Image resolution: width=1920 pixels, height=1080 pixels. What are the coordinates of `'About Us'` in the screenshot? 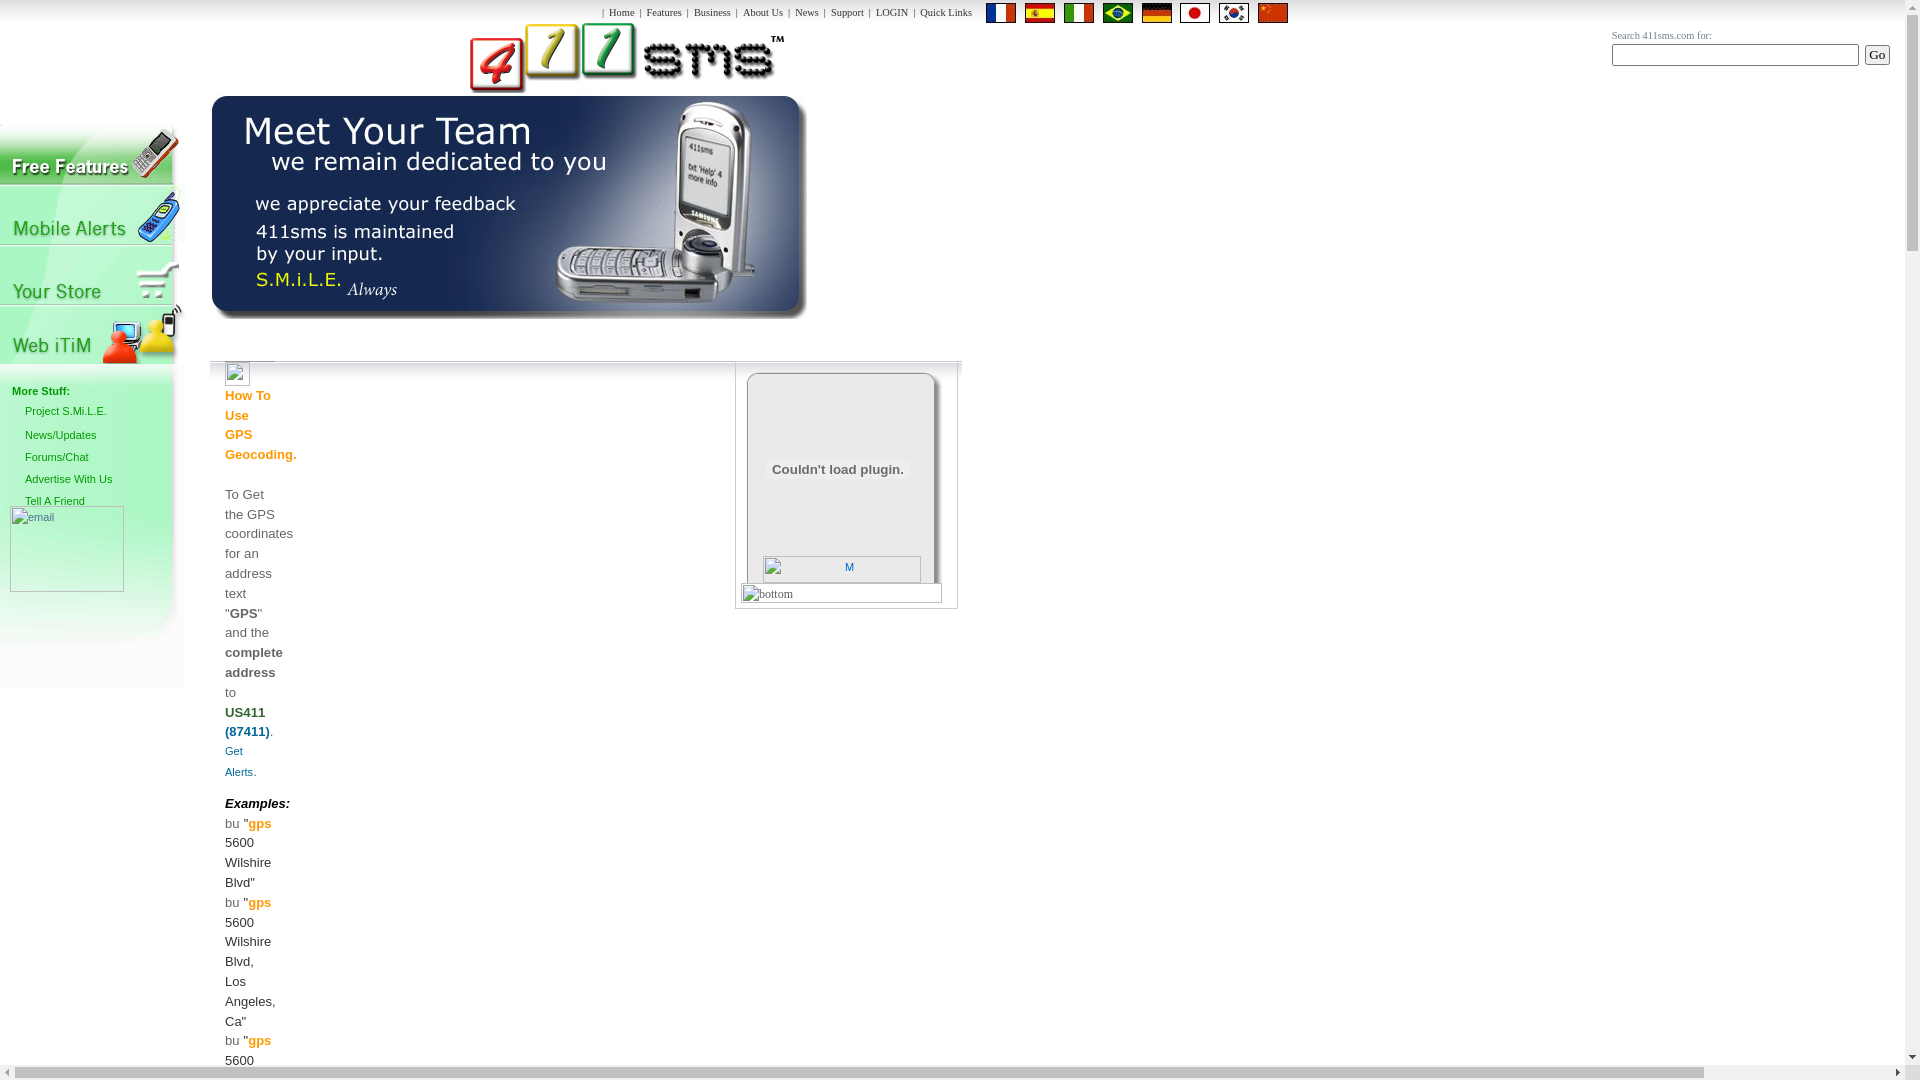 It's located at (762, 11).